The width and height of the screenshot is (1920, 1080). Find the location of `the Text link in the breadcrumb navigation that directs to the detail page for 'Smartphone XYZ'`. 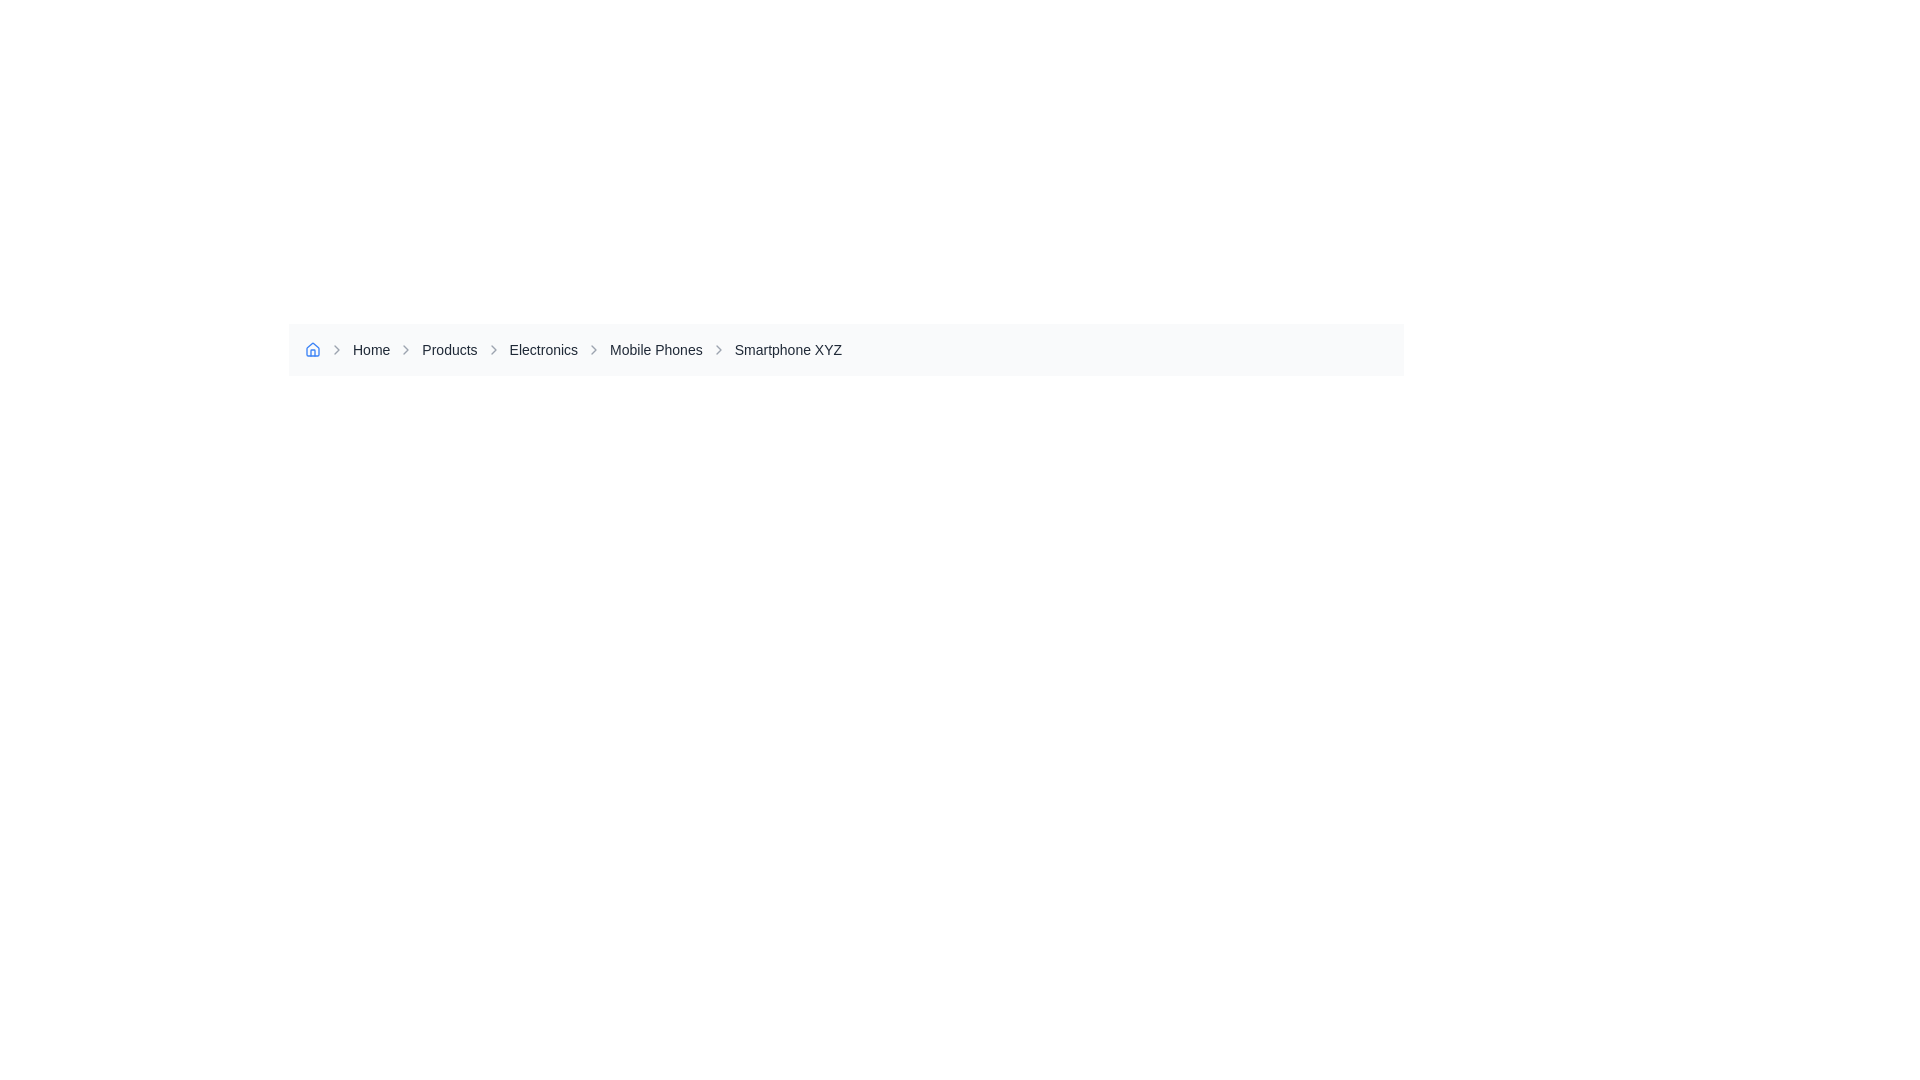

the Text link in the breadcrumb navigation that directs to the detail page for 'Smartphone XYZ' is located at coordinates (775, 349).